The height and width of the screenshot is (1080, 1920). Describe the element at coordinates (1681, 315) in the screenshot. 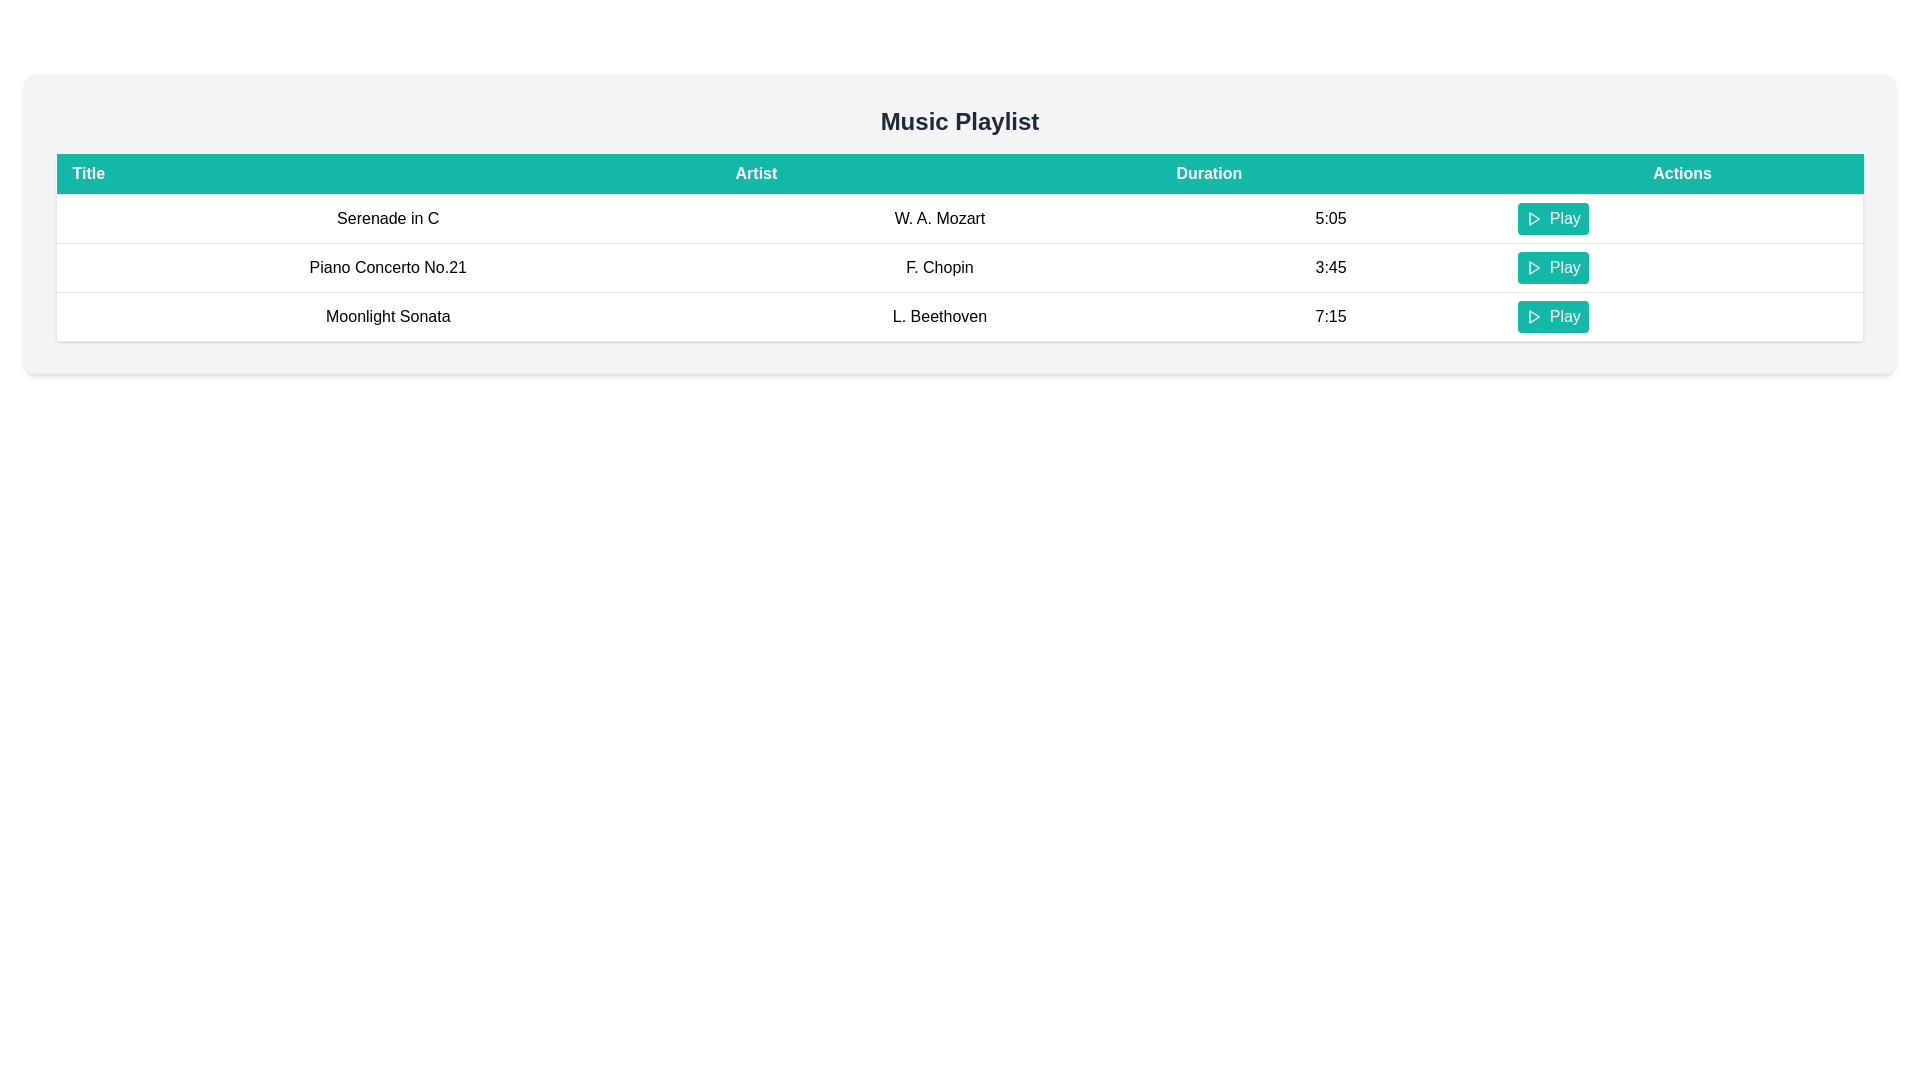

I see `the 'Play' button with a green background located in the 'Actions' column of the last row of the music playlist table for the 'Moonlight Sonata' entry` at that location.